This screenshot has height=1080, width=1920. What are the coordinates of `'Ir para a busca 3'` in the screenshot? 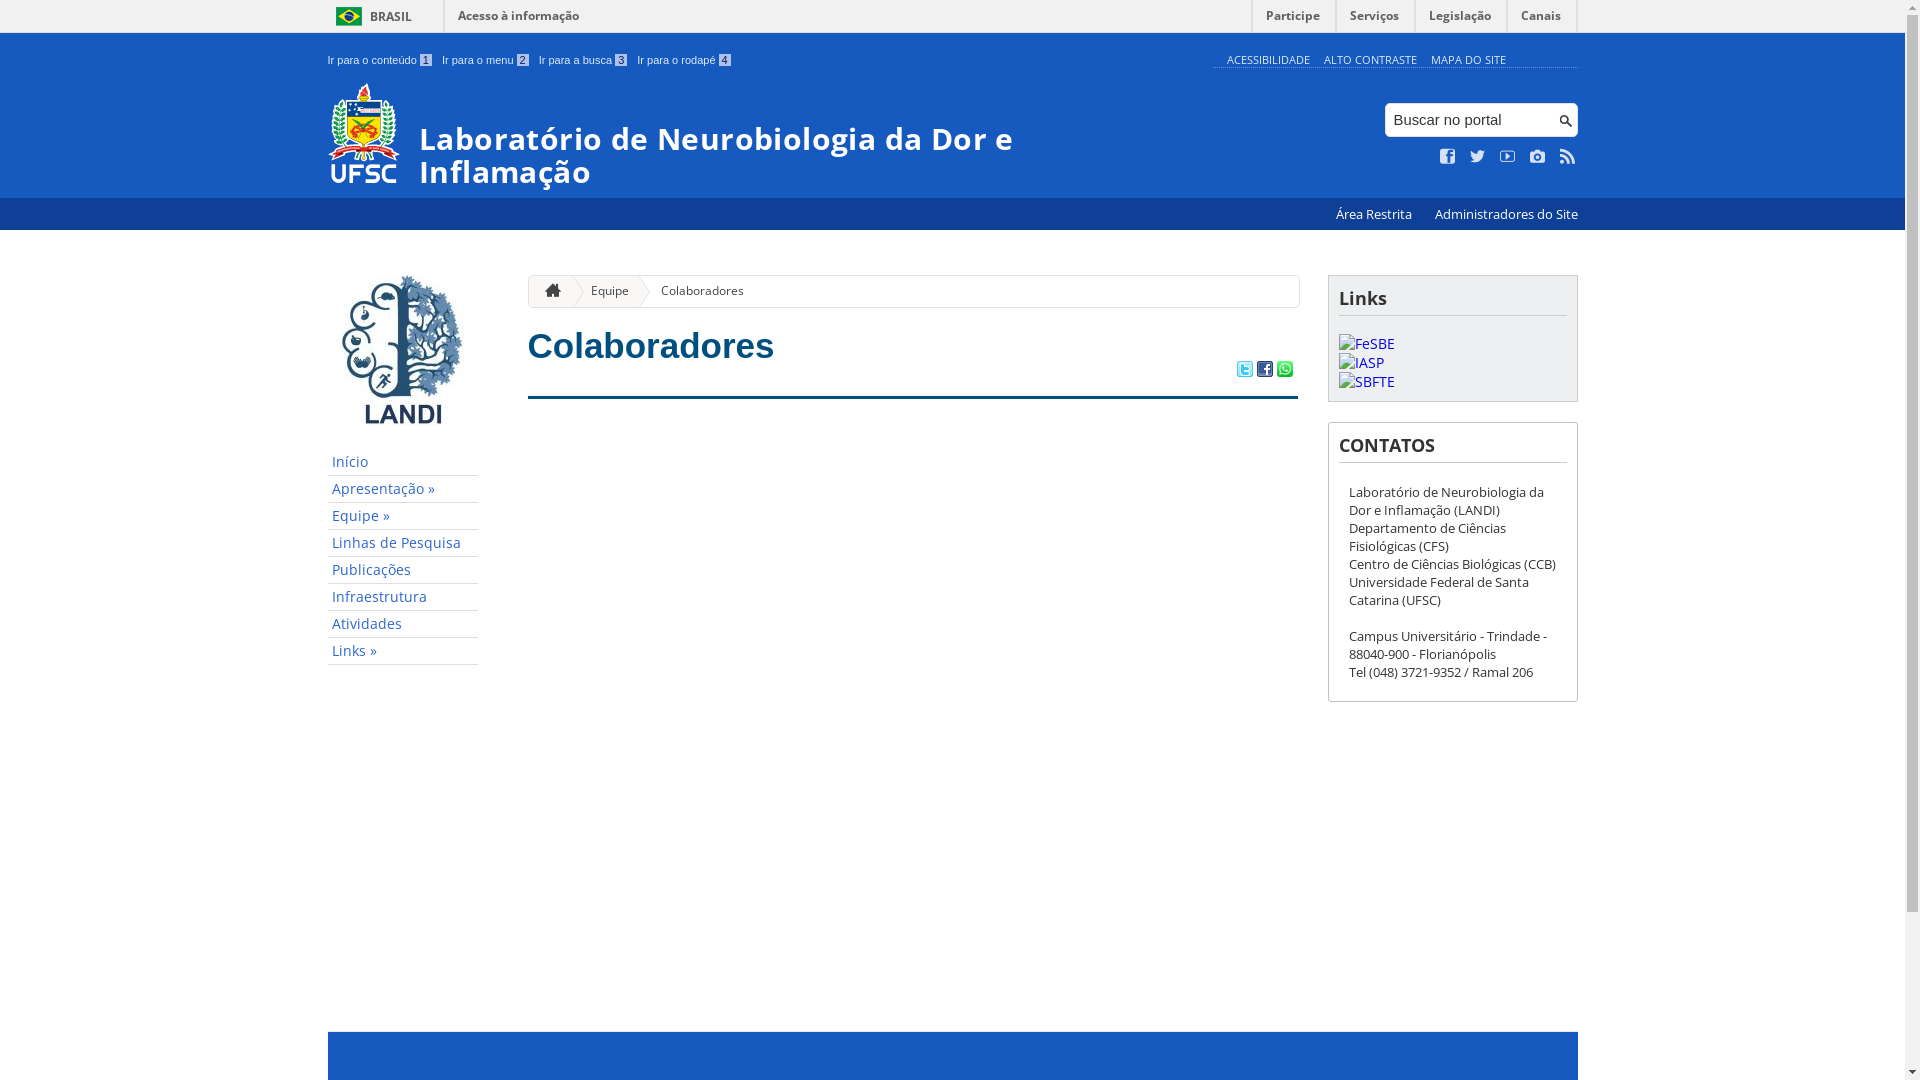 It's located at (582, 59).